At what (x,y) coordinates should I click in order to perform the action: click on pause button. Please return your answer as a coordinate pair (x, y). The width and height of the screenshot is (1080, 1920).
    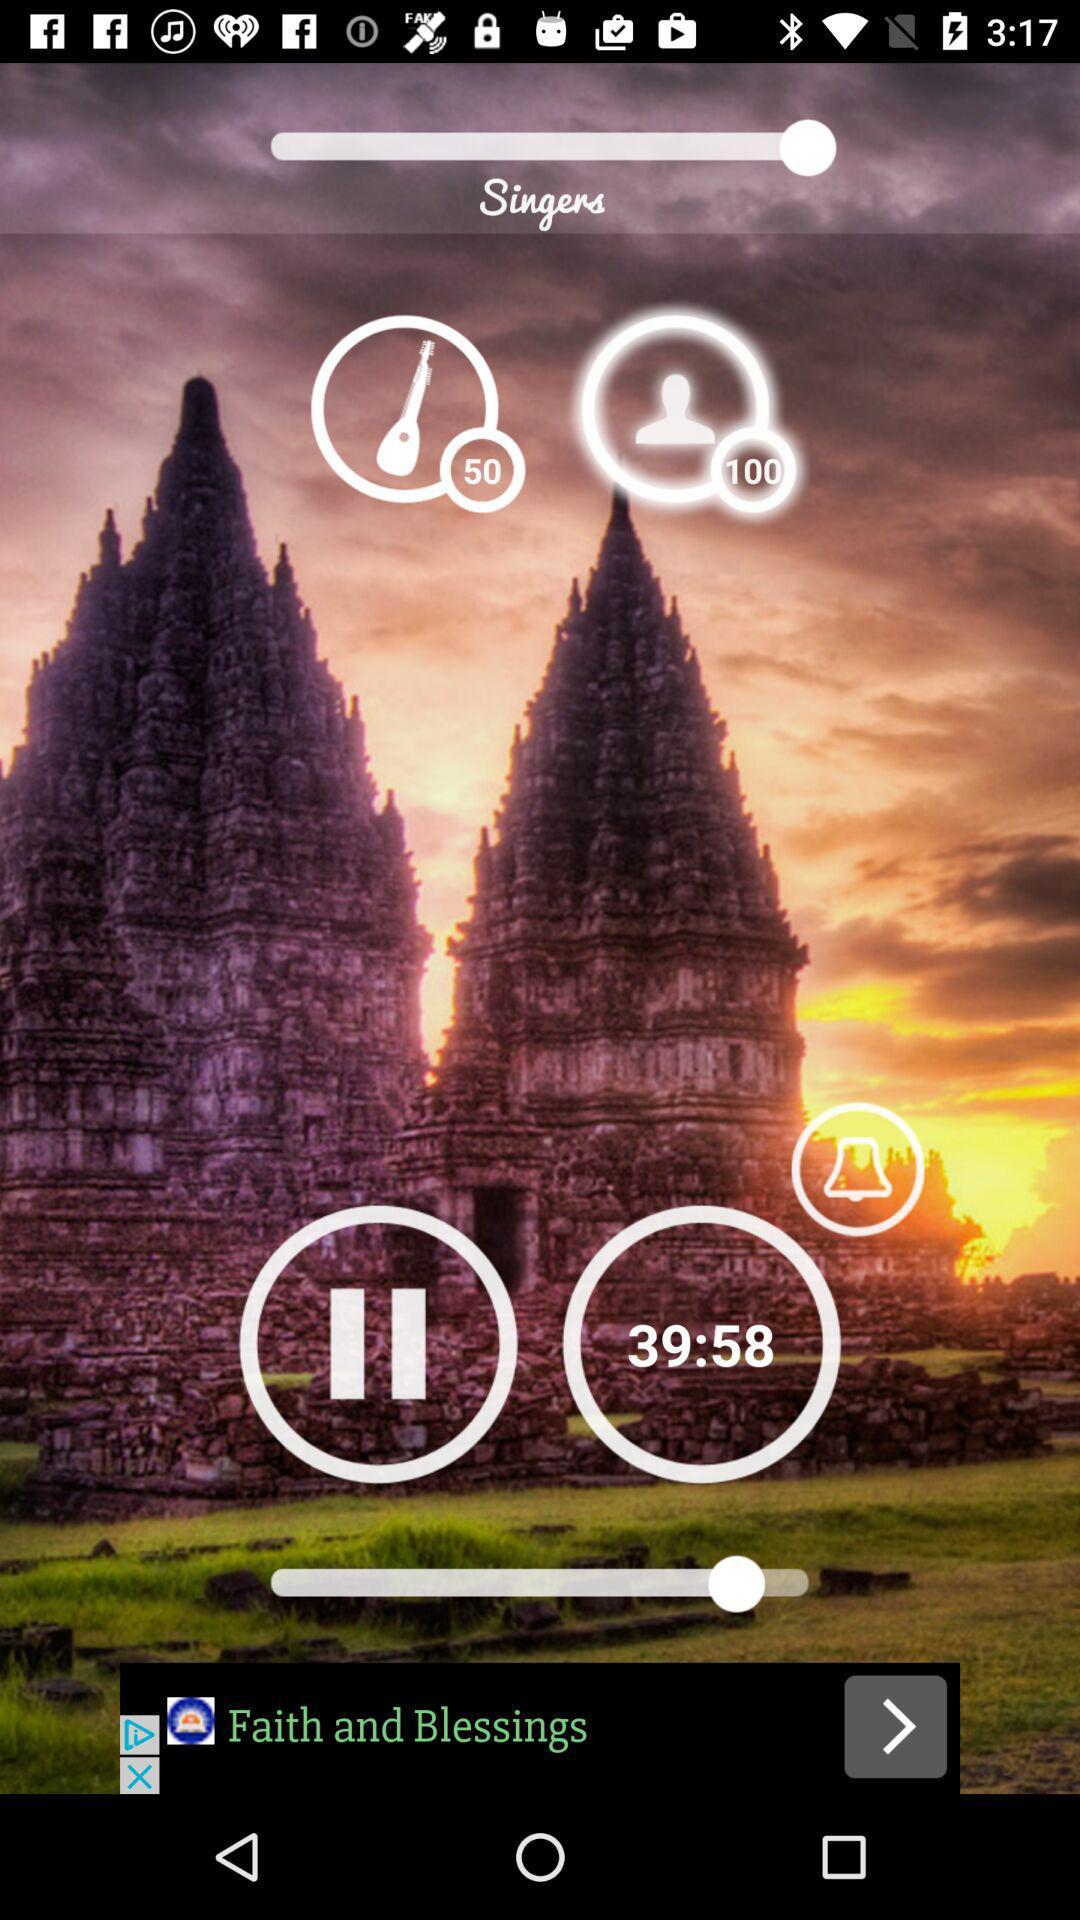
    Looking at the image, I should click on (378, 1343).